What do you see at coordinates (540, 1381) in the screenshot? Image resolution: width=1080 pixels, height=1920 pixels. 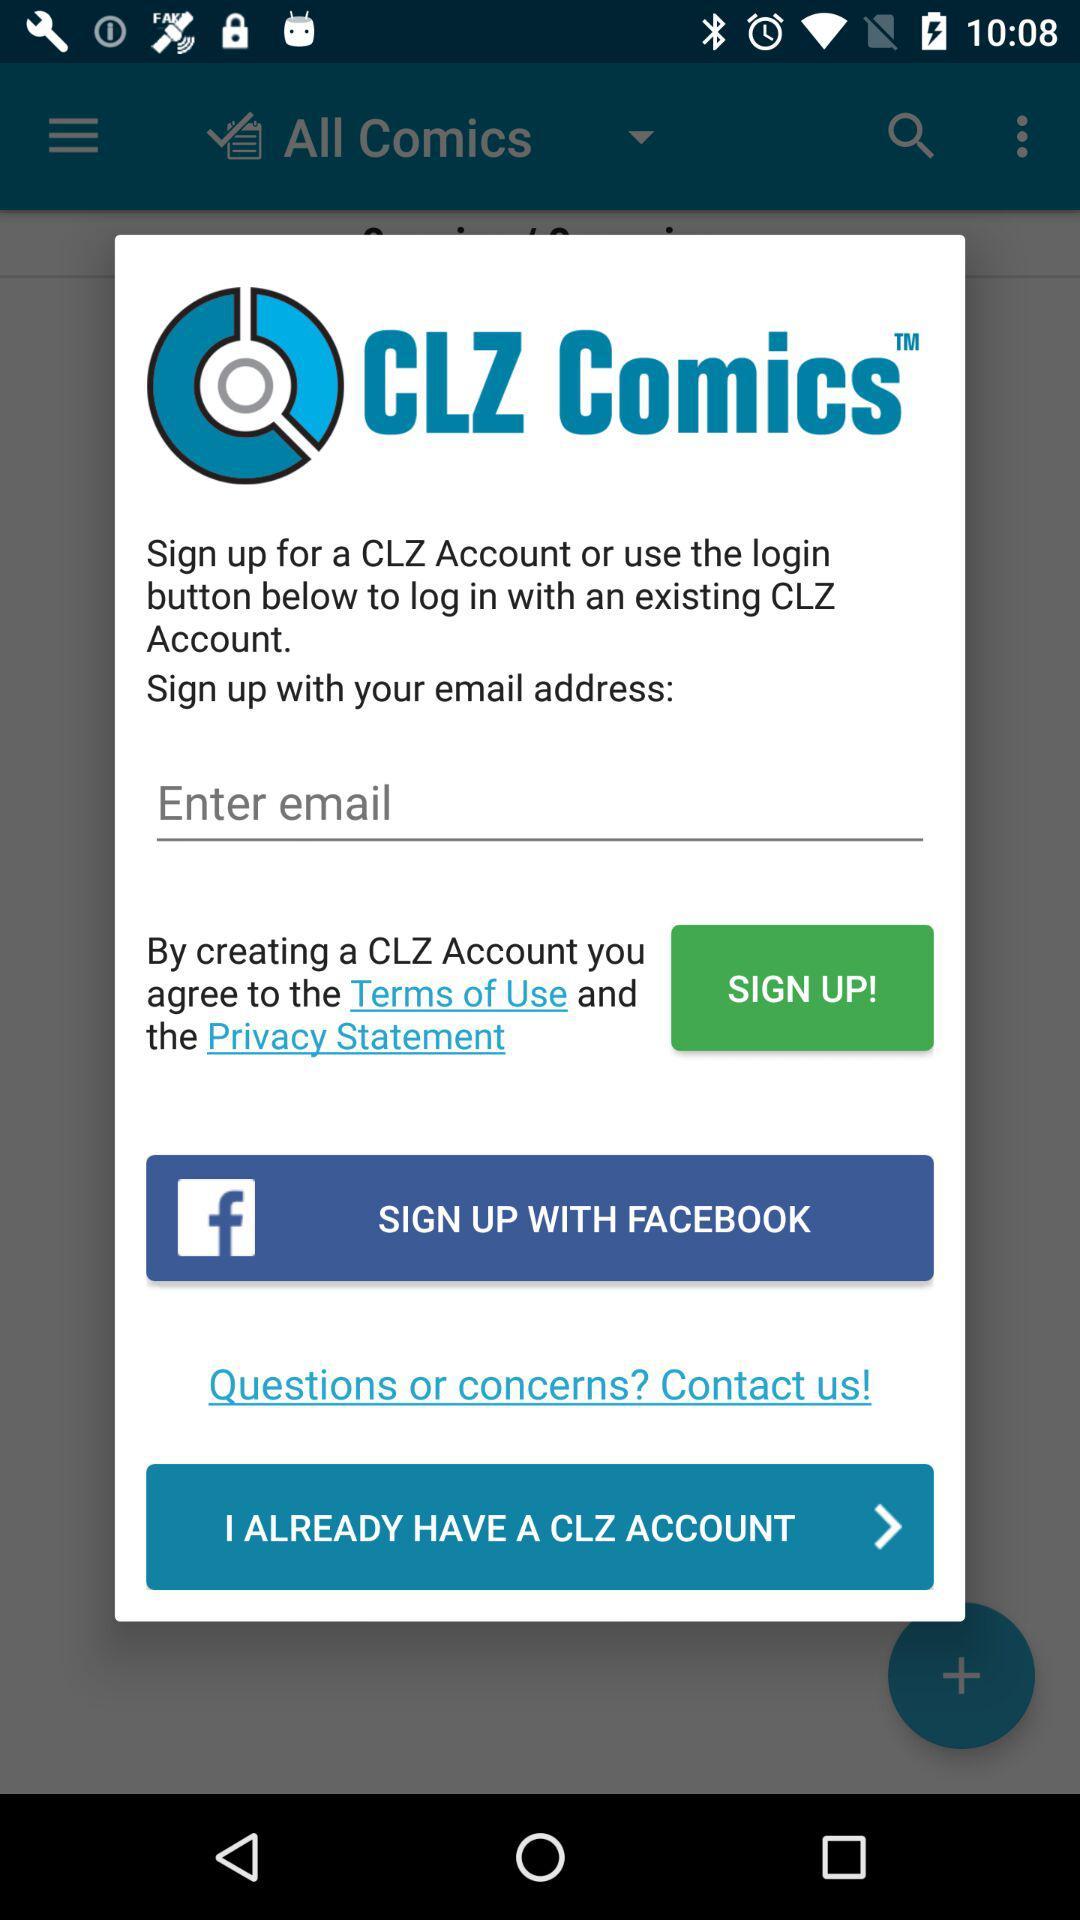 I see `questions or concerns item` at bounding box center [540, 1381].